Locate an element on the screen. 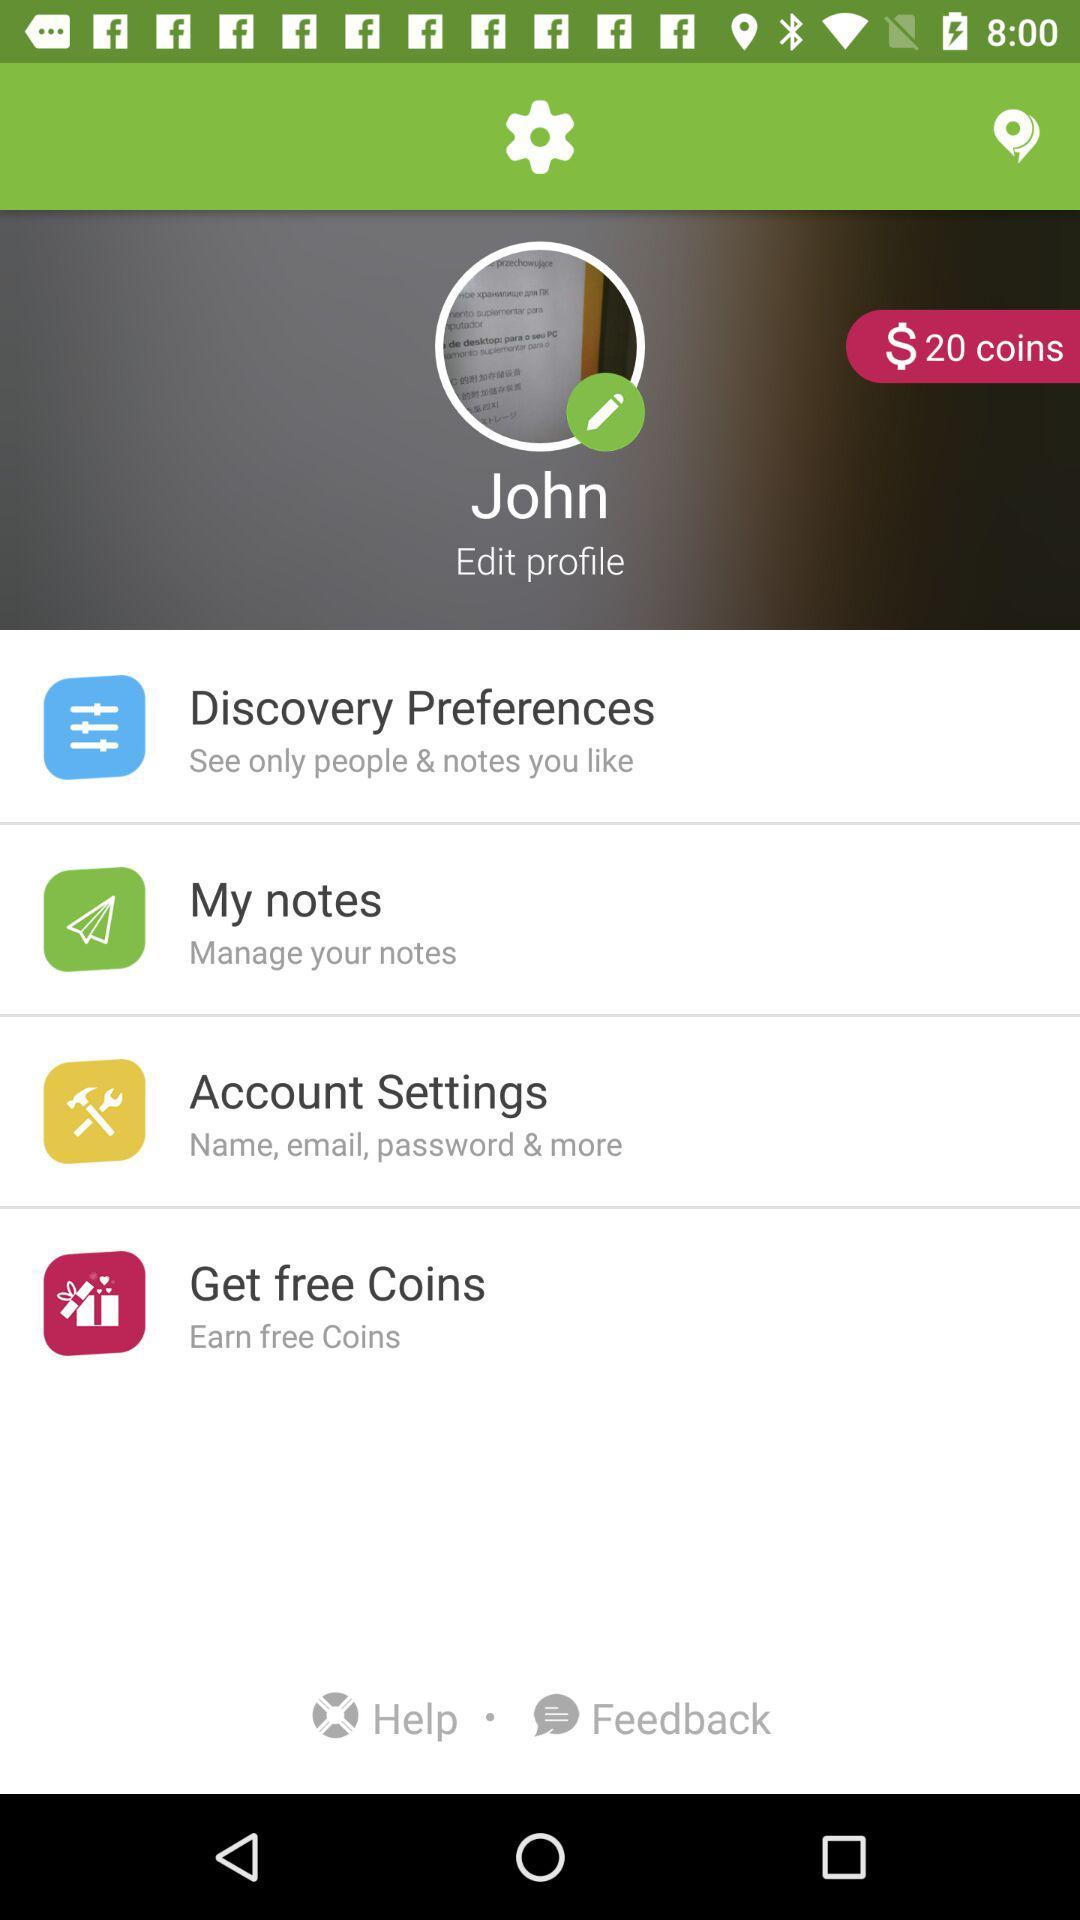  the dollar sign option is located at coordinates (901, 346).